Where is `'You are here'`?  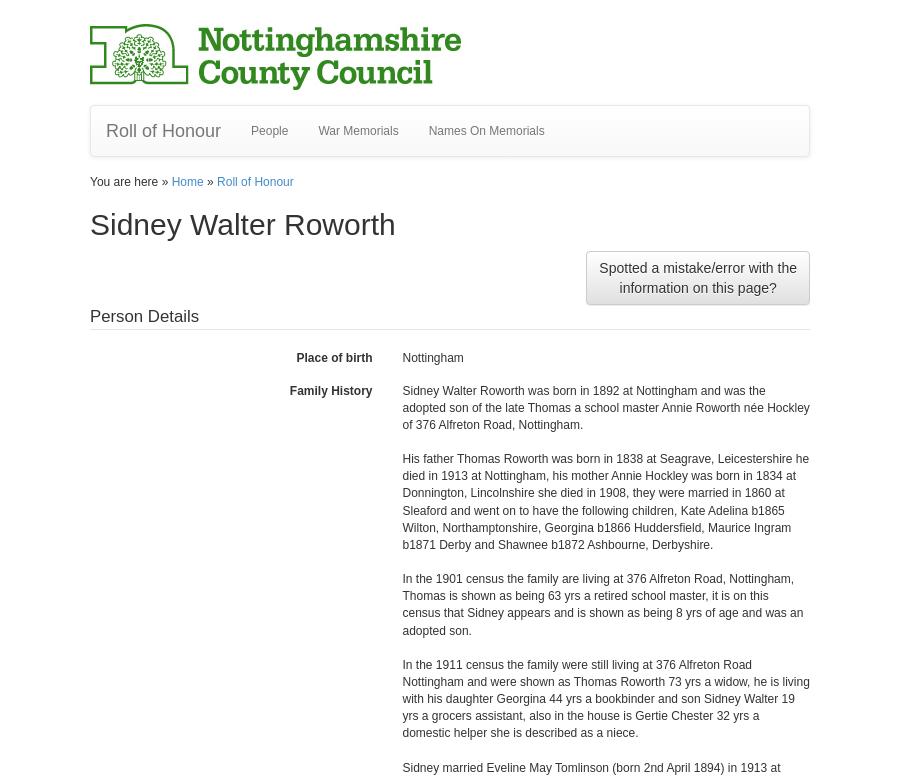
'You are here' is located at coordinates (125, 180).